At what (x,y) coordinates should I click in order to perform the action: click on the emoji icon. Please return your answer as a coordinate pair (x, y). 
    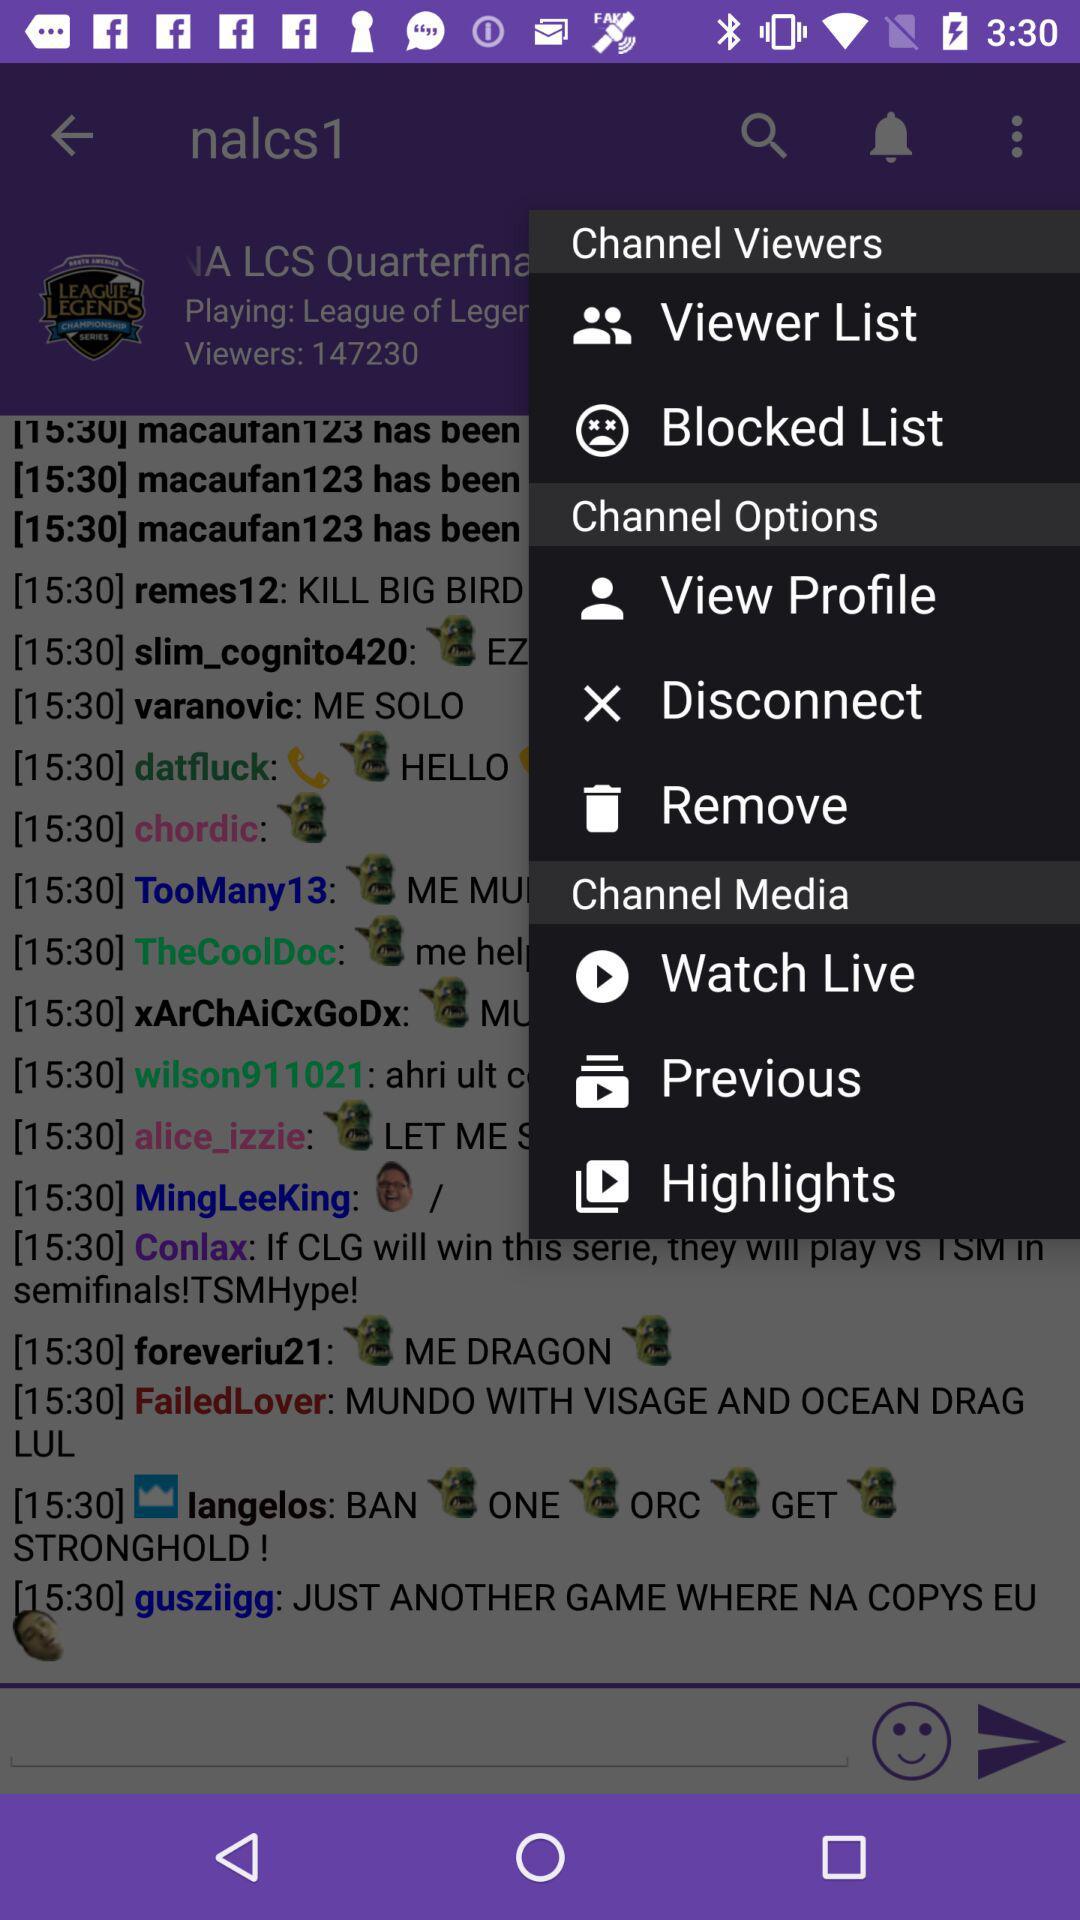
    Looking at the image, I should click on (911, 1740).